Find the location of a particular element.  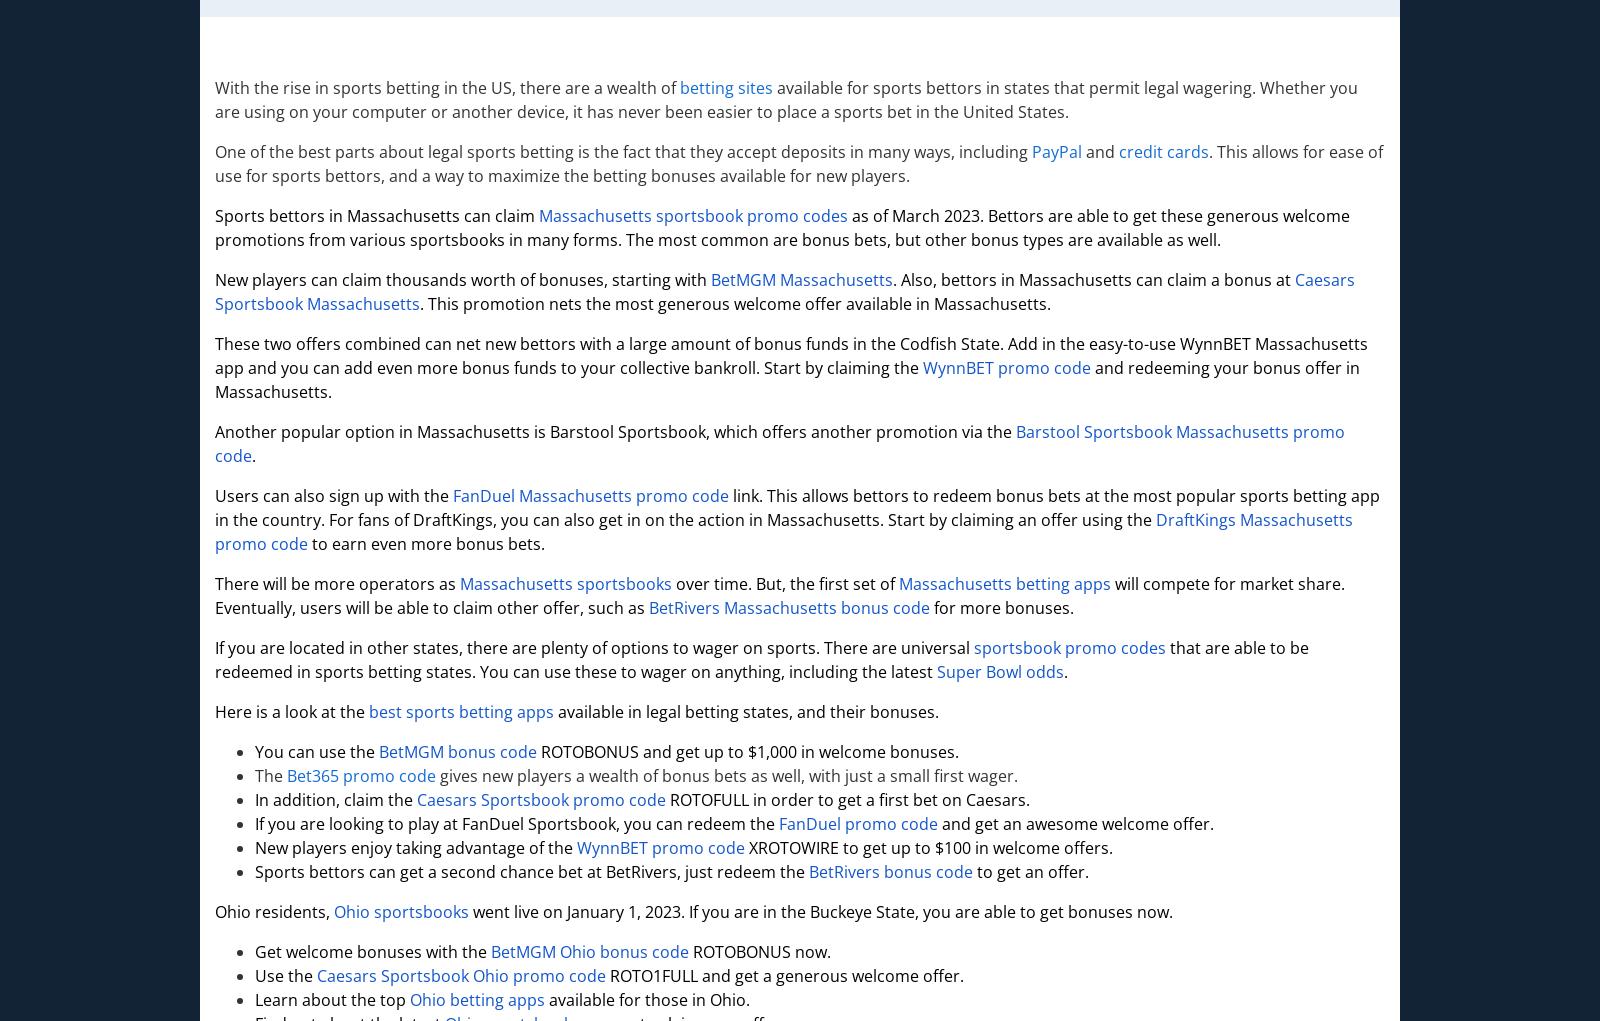

'Massachusetts betting apps' is located at coordinates (898, 583).